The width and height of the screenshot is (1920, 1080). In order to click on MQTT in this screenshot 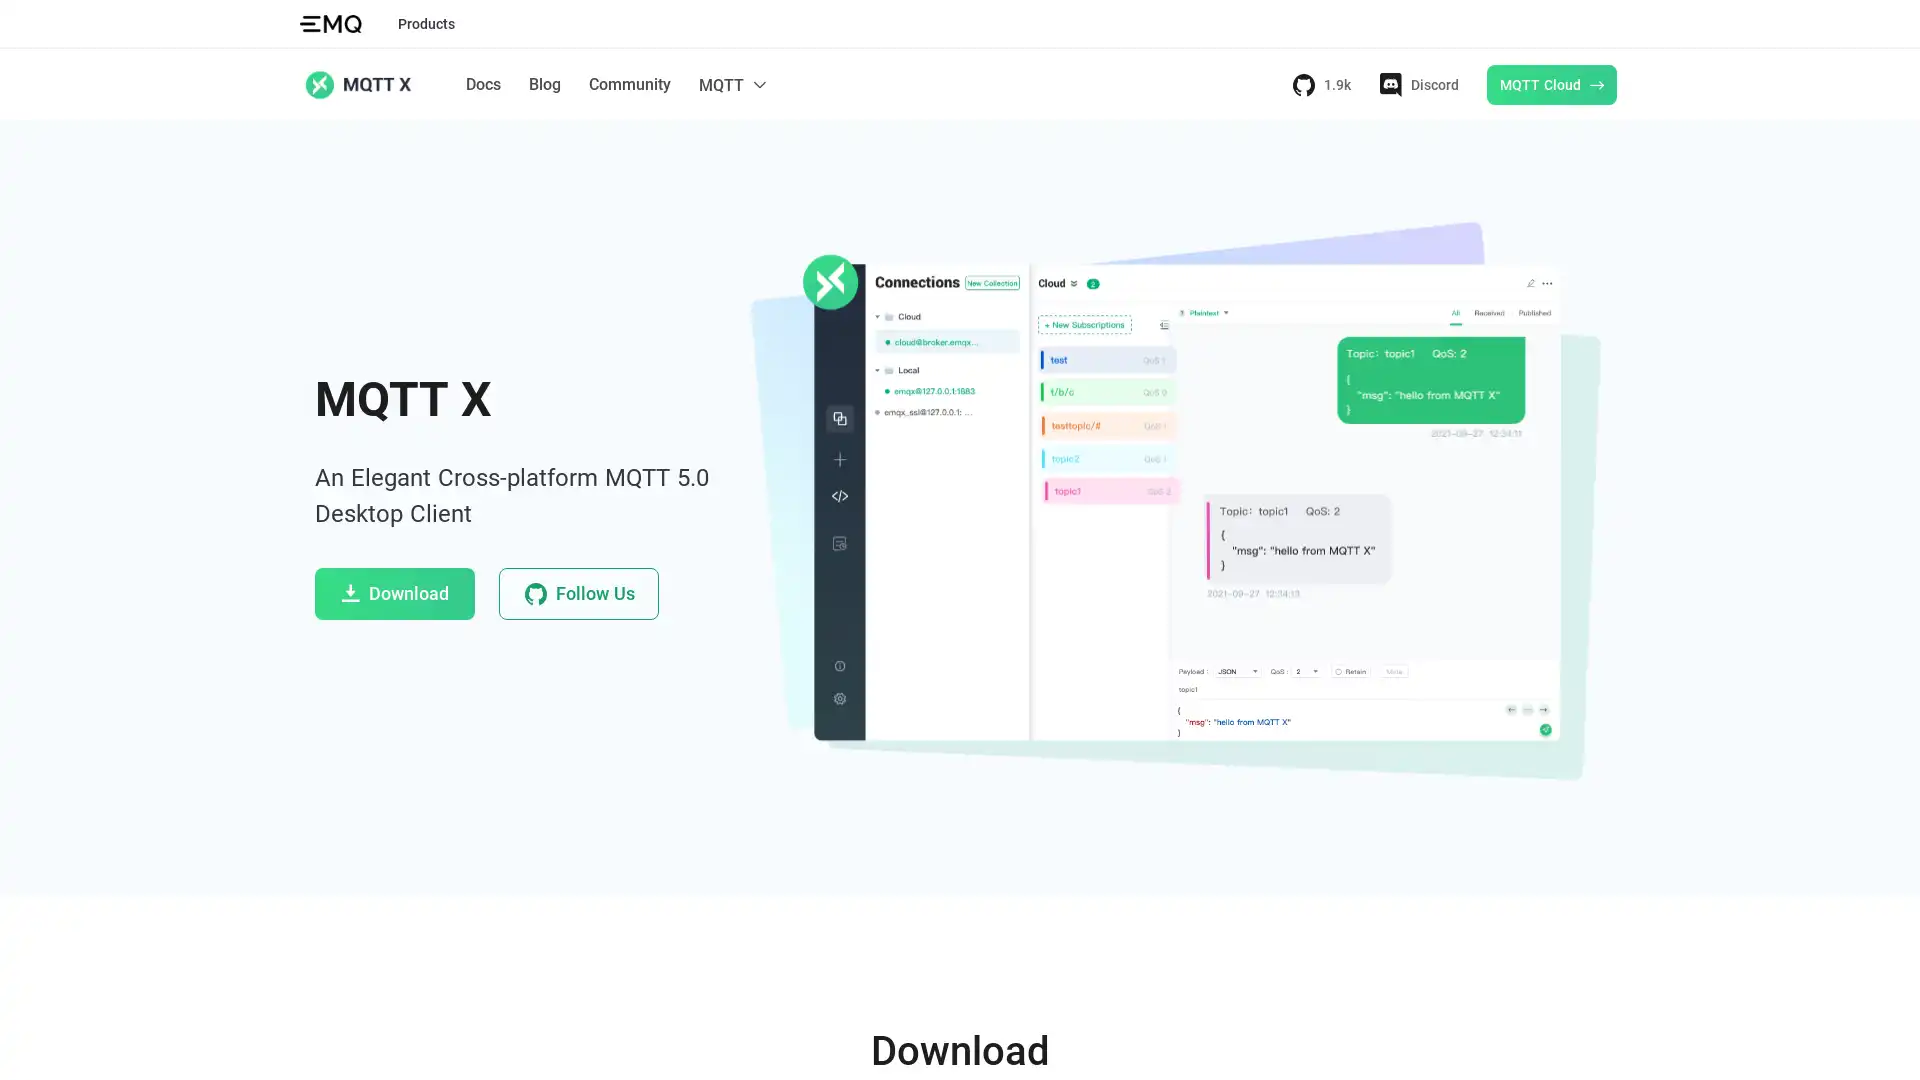, I will do `click(960, 317)`.